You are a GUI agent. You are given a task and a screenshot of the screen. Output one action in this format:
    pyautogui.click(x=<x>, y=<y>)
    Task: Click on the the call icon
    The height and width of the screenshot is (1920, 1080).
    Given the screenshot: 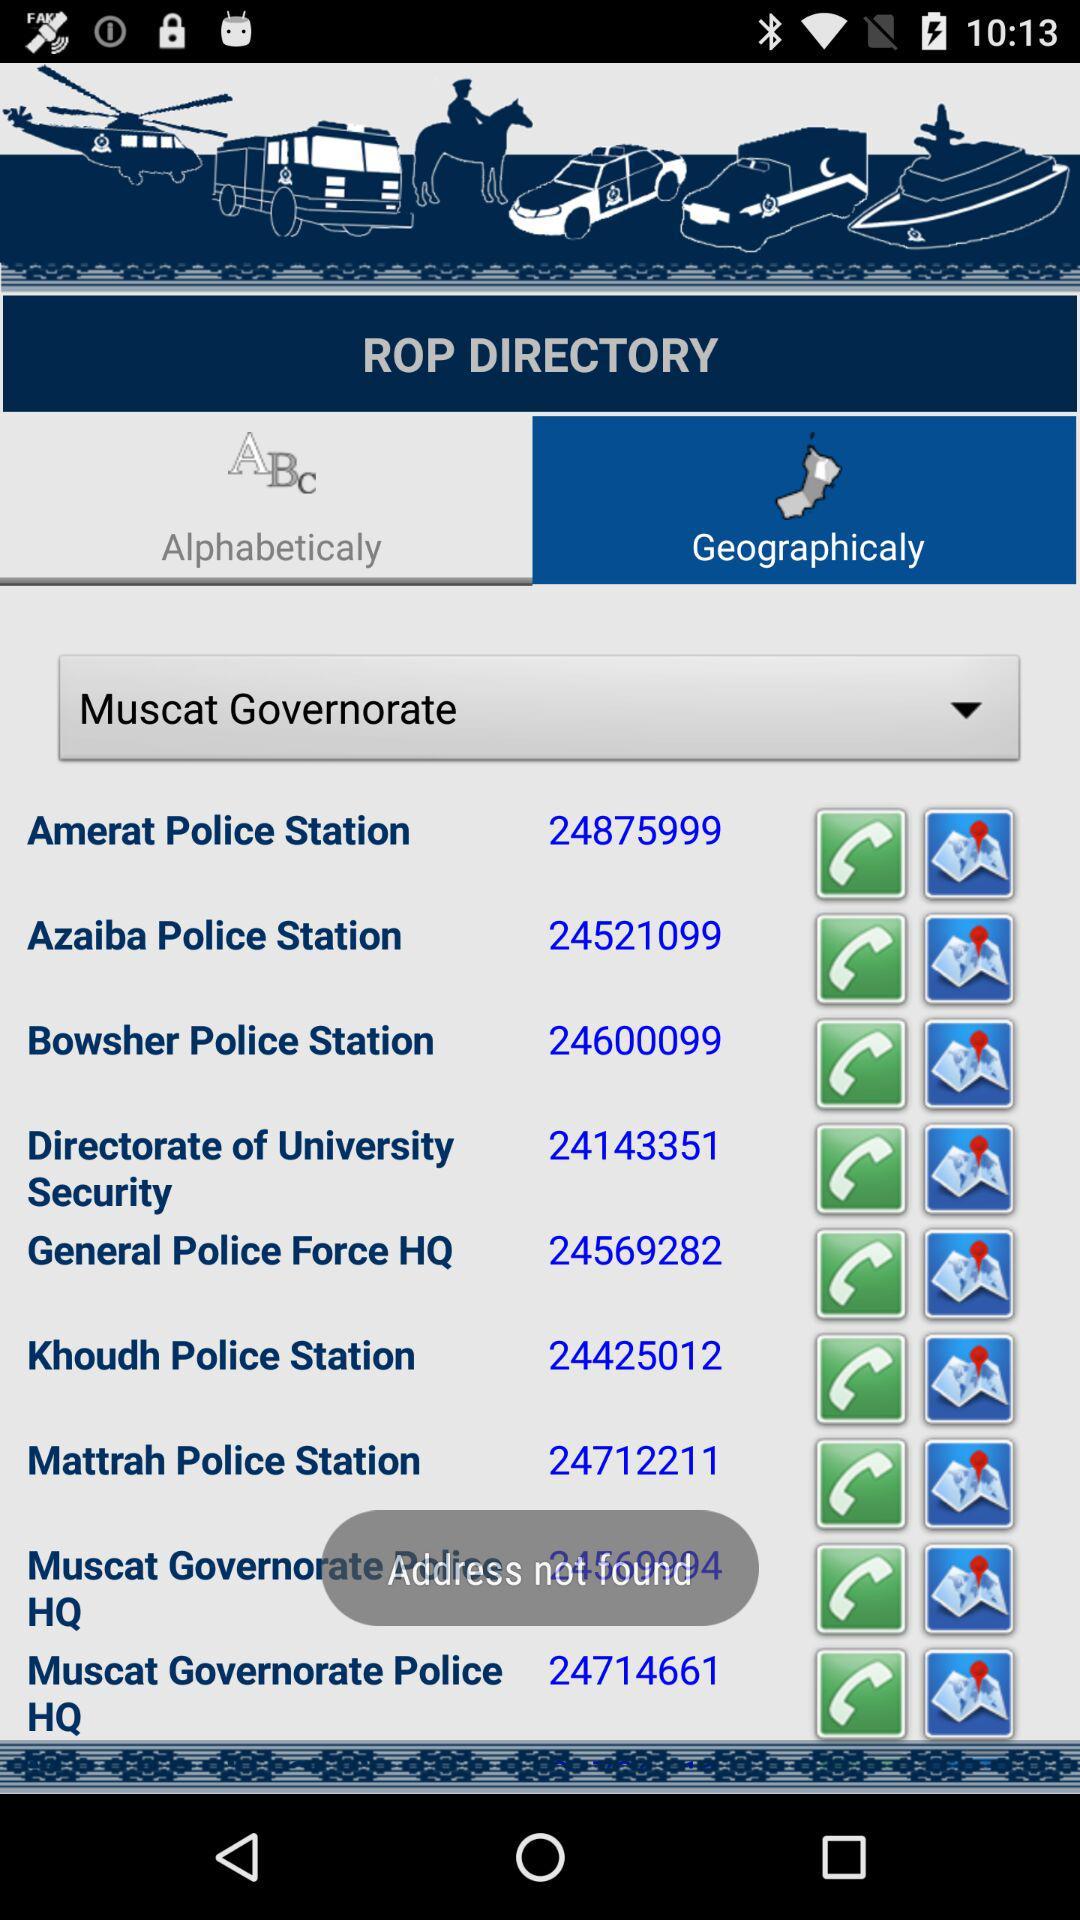 What is the action you would take?
    pyautogui.click(x=859, y=1700)
    